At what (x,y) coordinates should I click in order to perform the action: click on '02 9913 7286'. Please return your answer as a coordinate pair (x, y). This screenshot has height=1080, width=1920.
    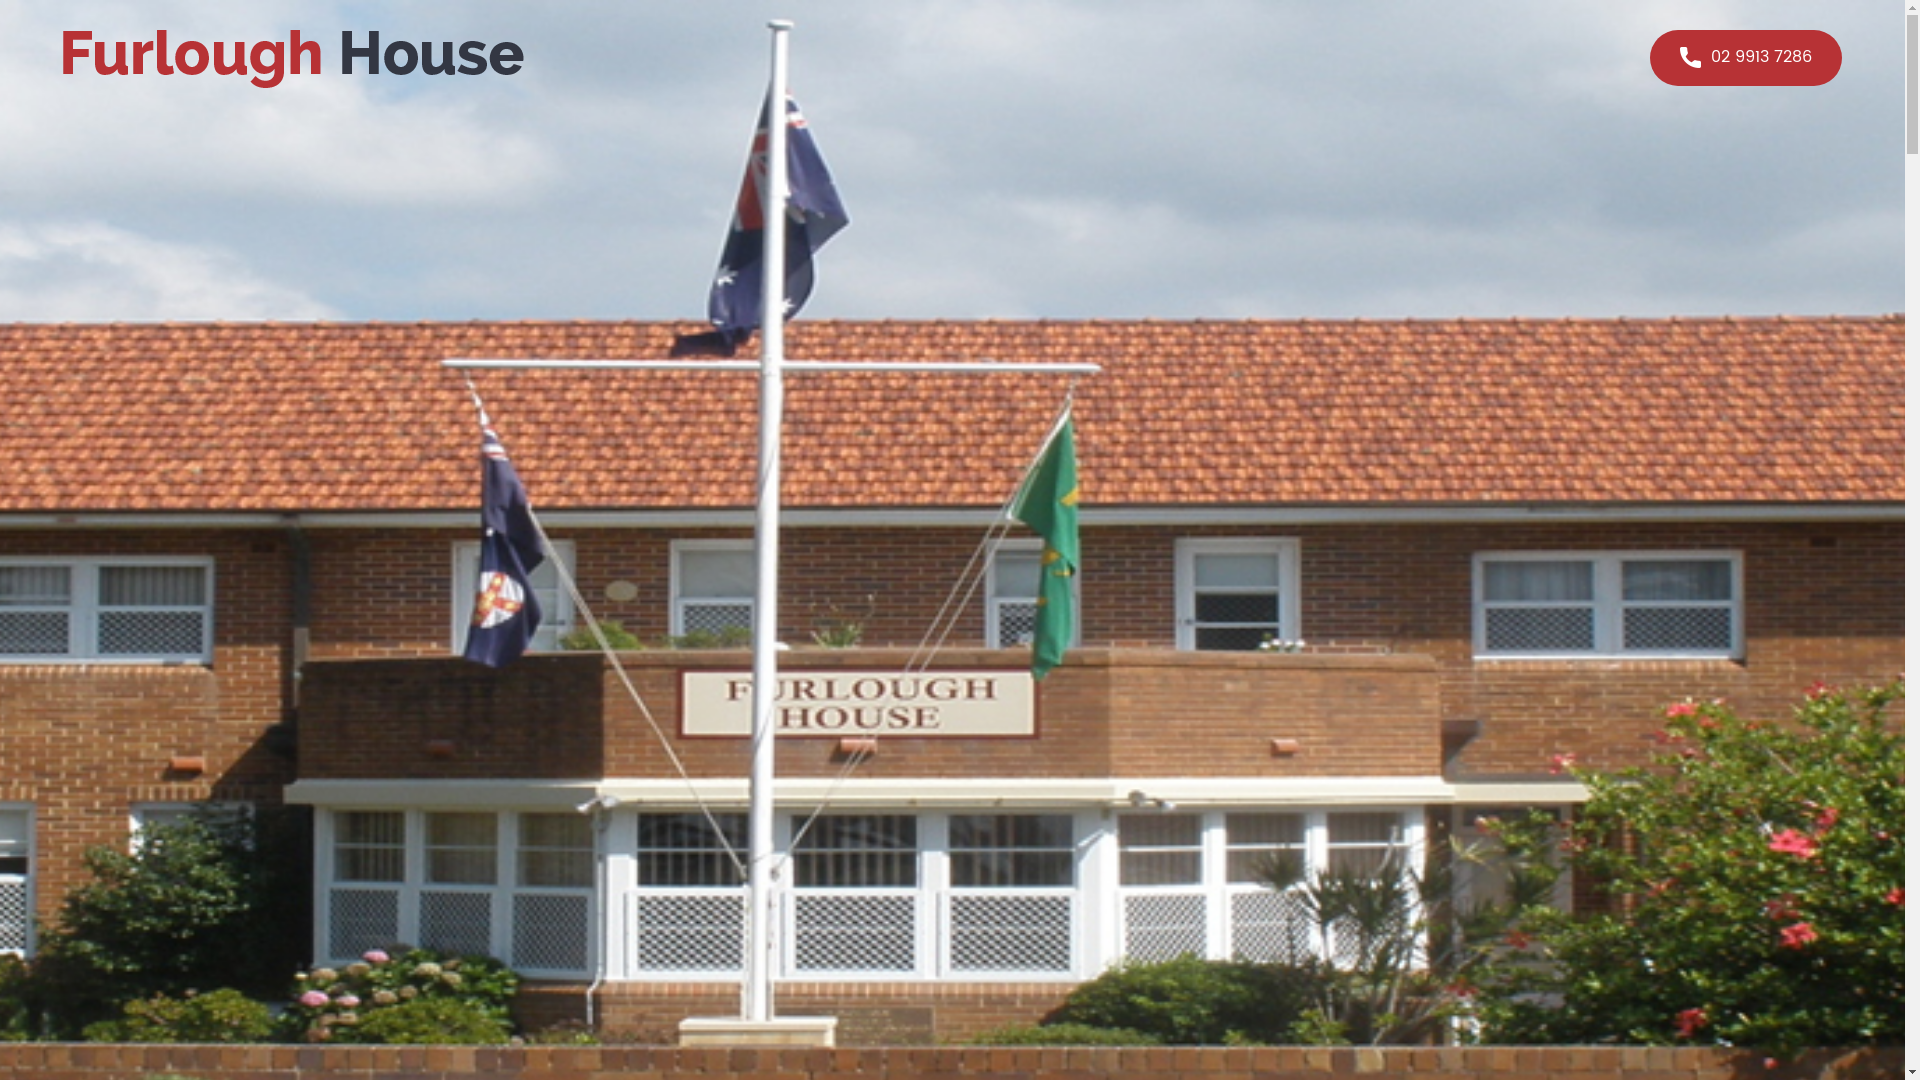
    Looking at the image, I should click on (1745, 56).